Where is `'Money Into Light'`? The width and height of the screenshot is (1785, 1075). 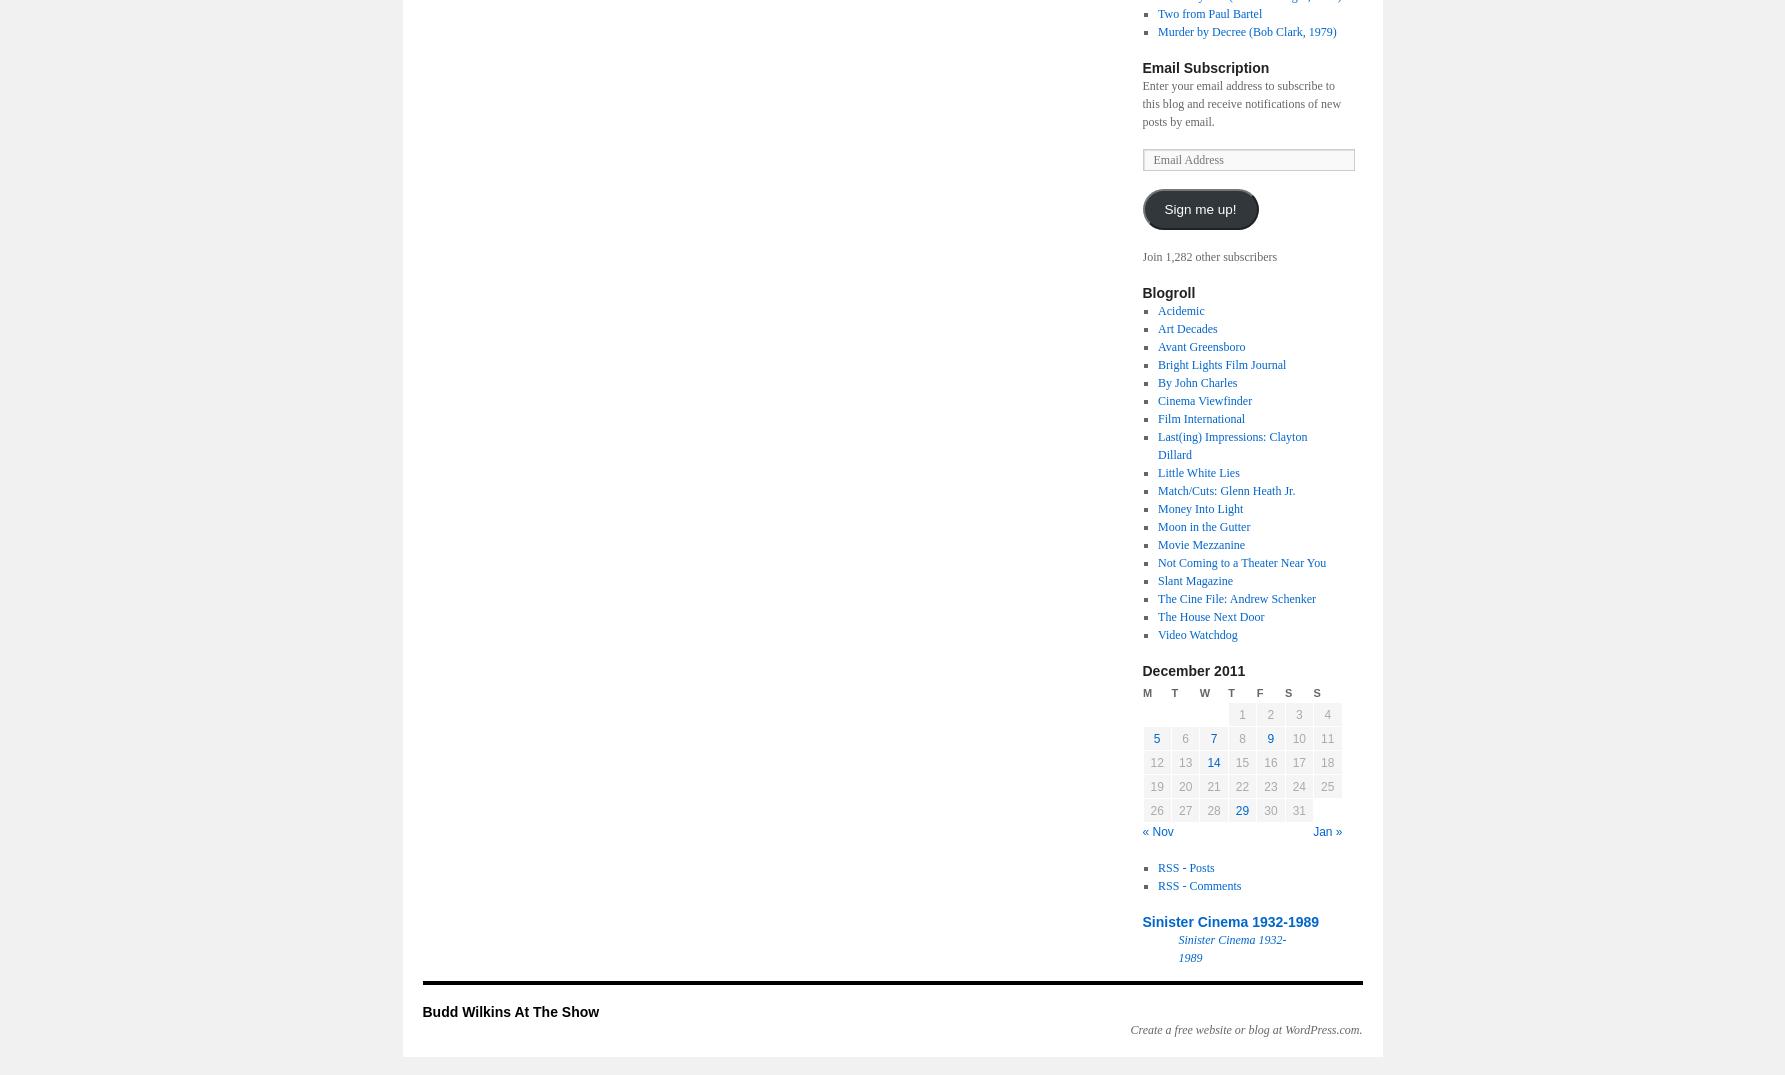 'Money Into Light' is located at coordinates (1156, 508).